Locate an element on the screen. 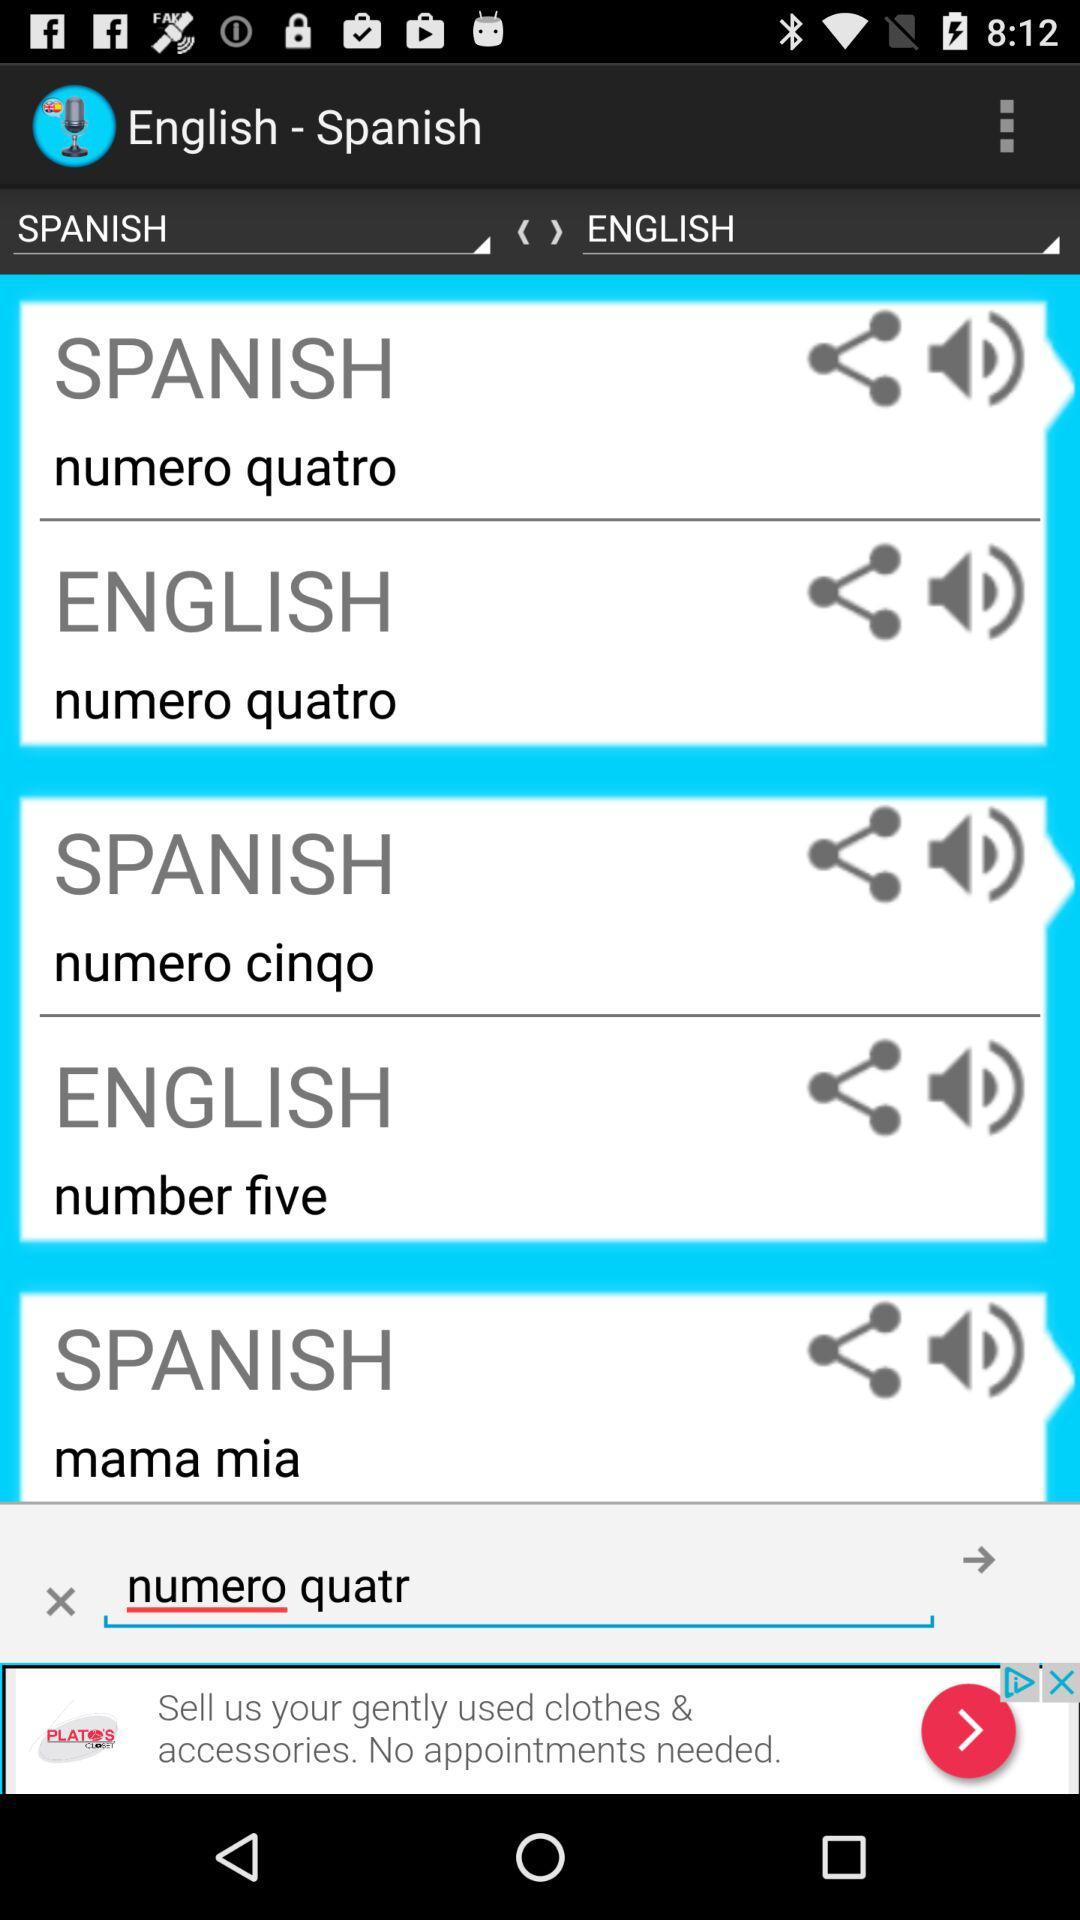  the share simple is located at coordinates (853, 1086).